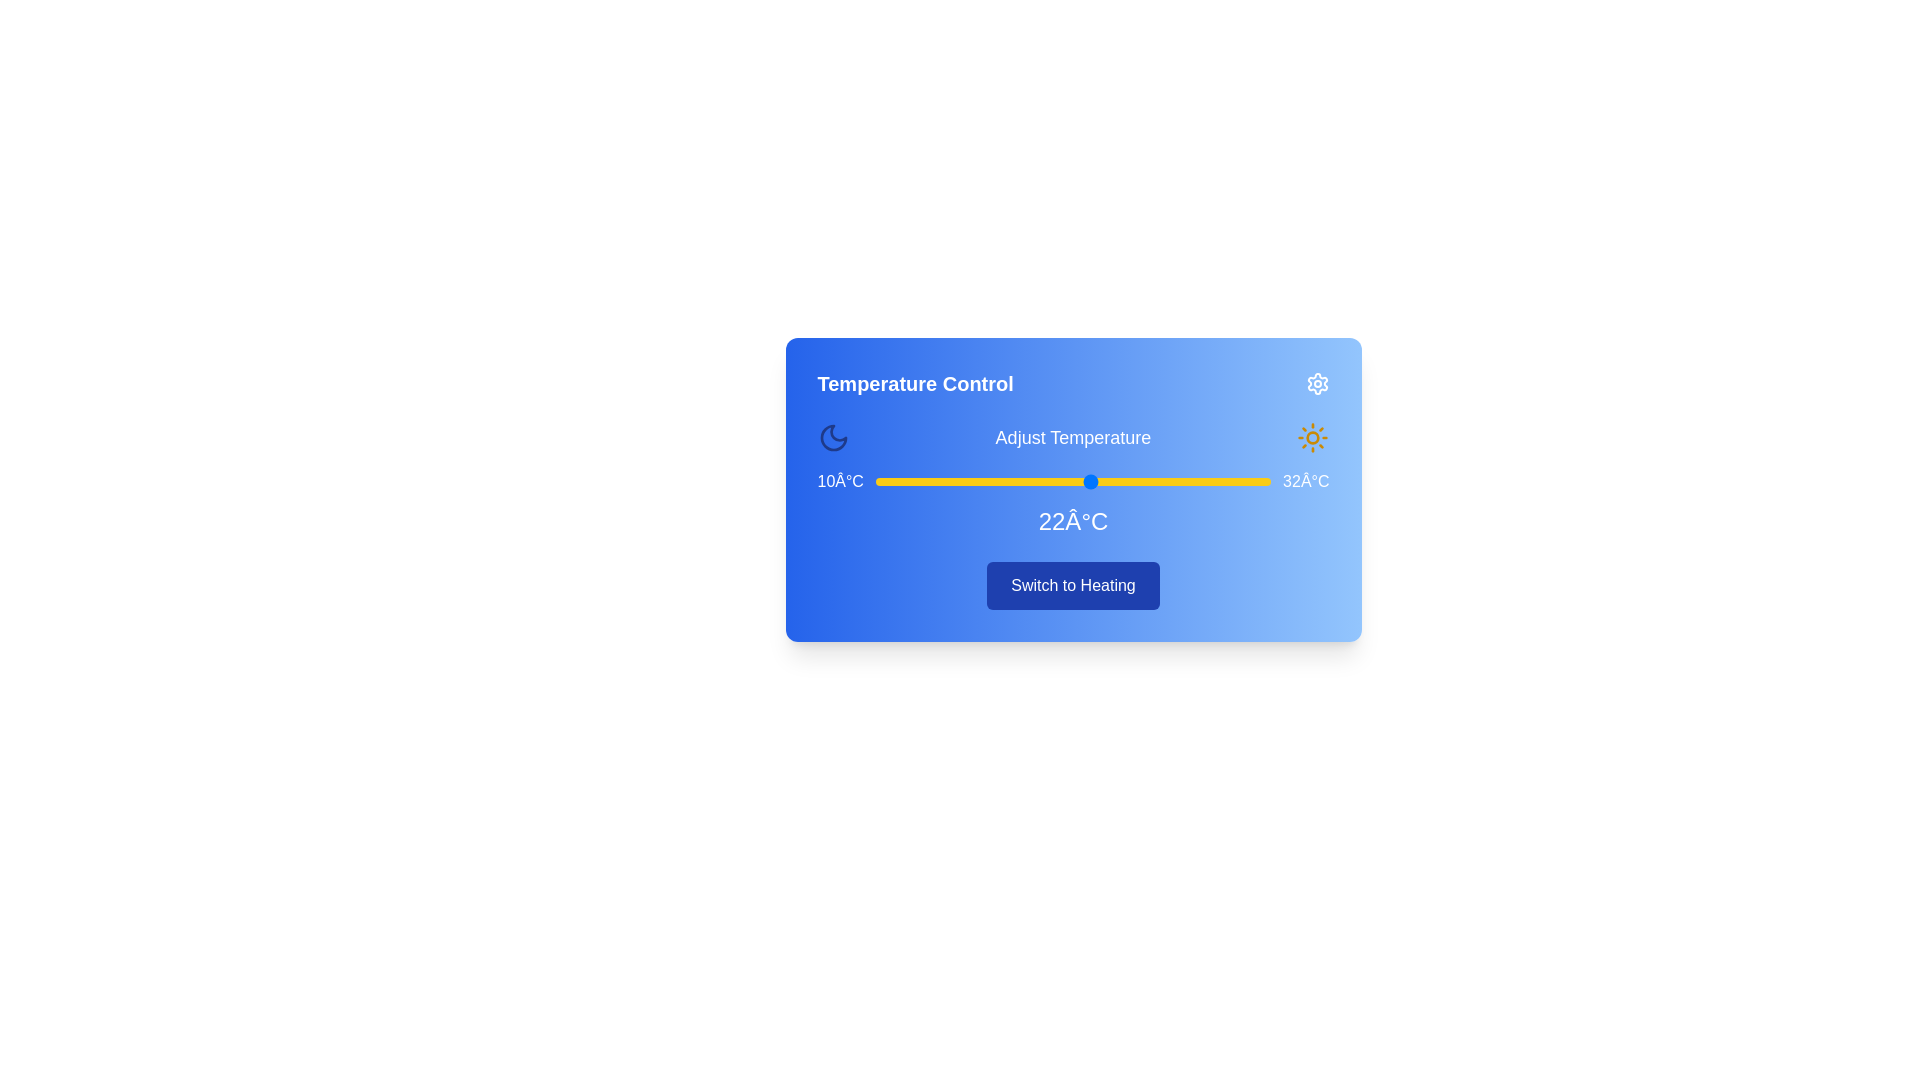 This screenshot has width=1920, height=1080. Describe the element at coordinates (875, 482) in the screenshot. I see `the temperature to 10°C by sliding the temperature slider` at that location.